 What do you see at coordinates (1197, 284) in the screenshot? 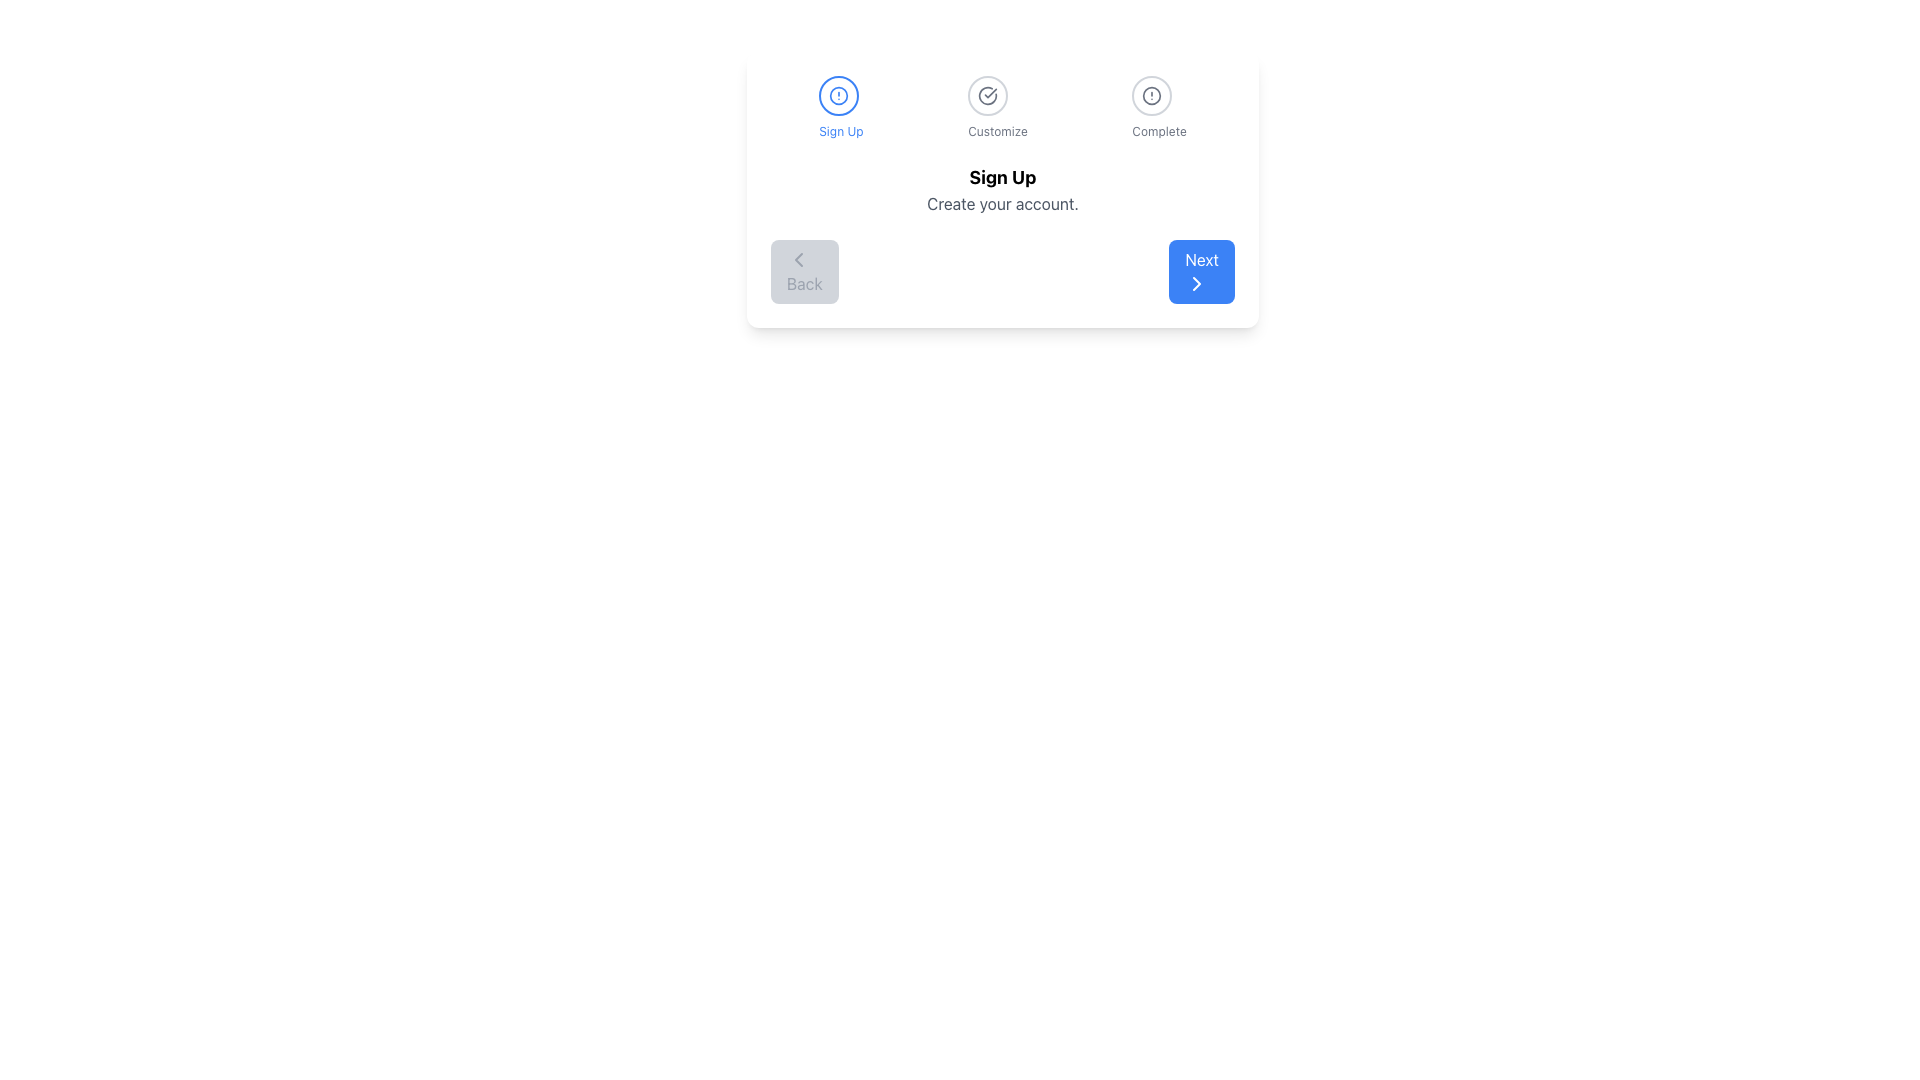
I see `the Chevron icon that serves as a forward navigation cue, located to the right of the 'Next' button` at bounding box center [1197, 284].